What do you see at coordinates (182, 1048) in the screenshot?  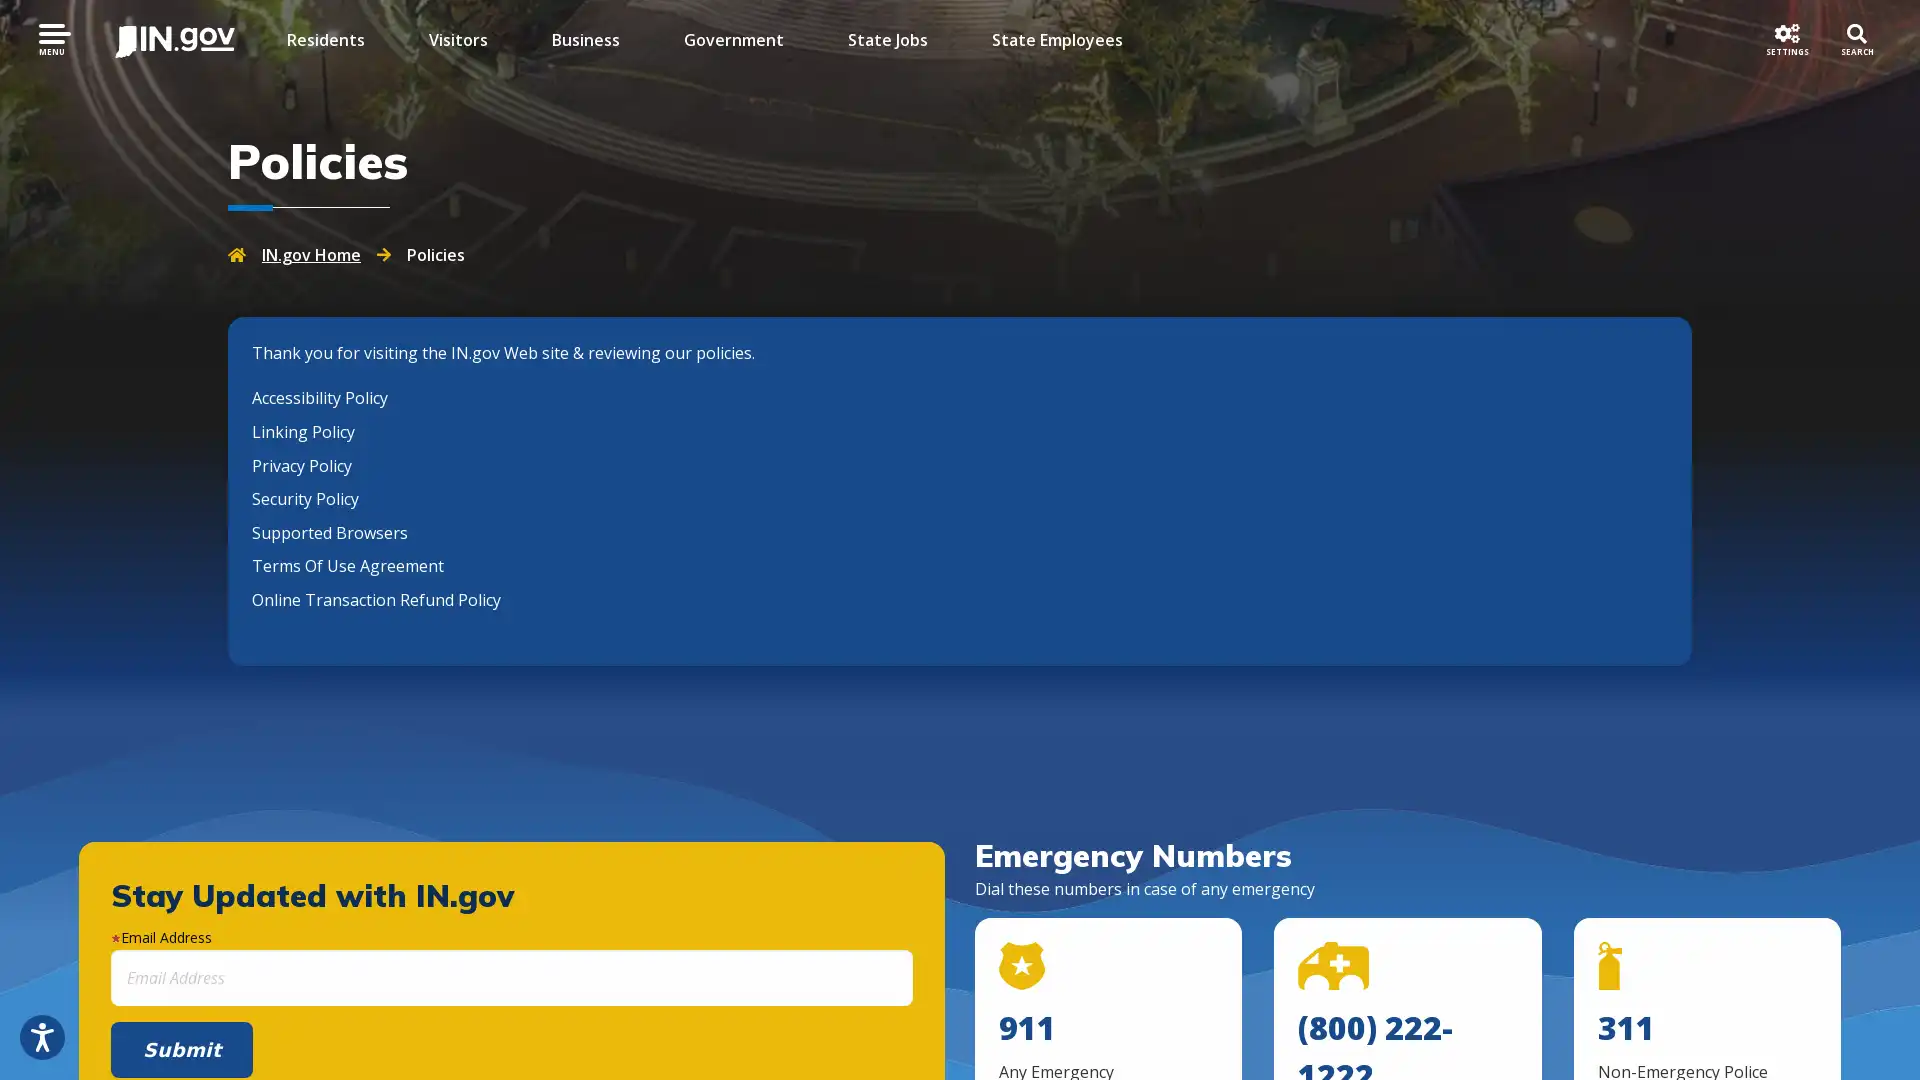 I see `Submit` at bounding box center [182, 1048].